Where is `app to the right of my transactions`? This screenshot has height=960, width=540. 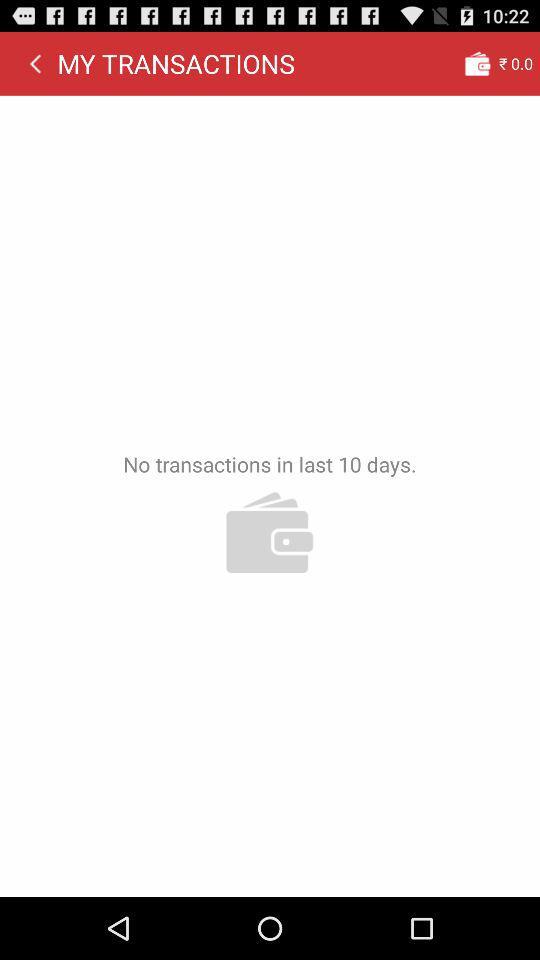
app to the right of my transactions is located at coordinates (476, 63).